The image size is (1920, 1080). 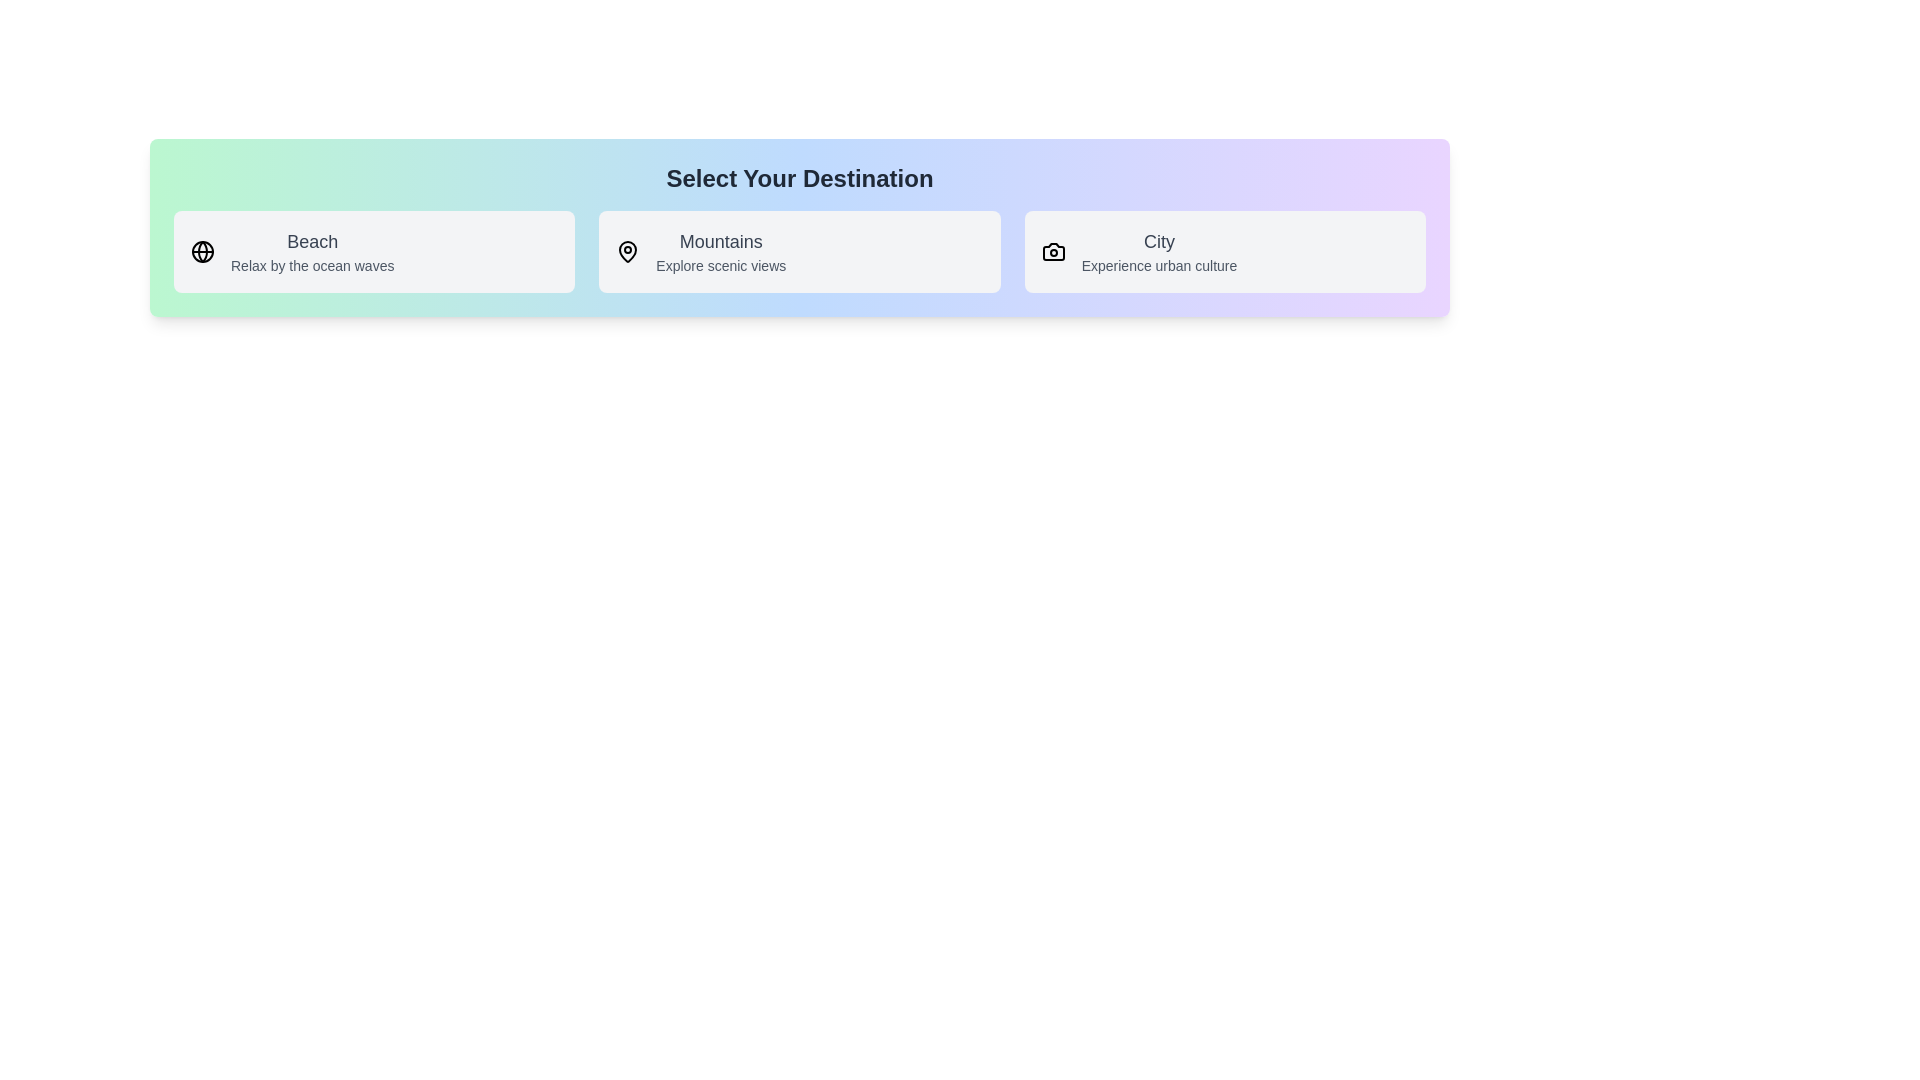 I want to click on the descriptive text label for the 'Mountains' option located within its card-like layout, so click(x=720, y=265).